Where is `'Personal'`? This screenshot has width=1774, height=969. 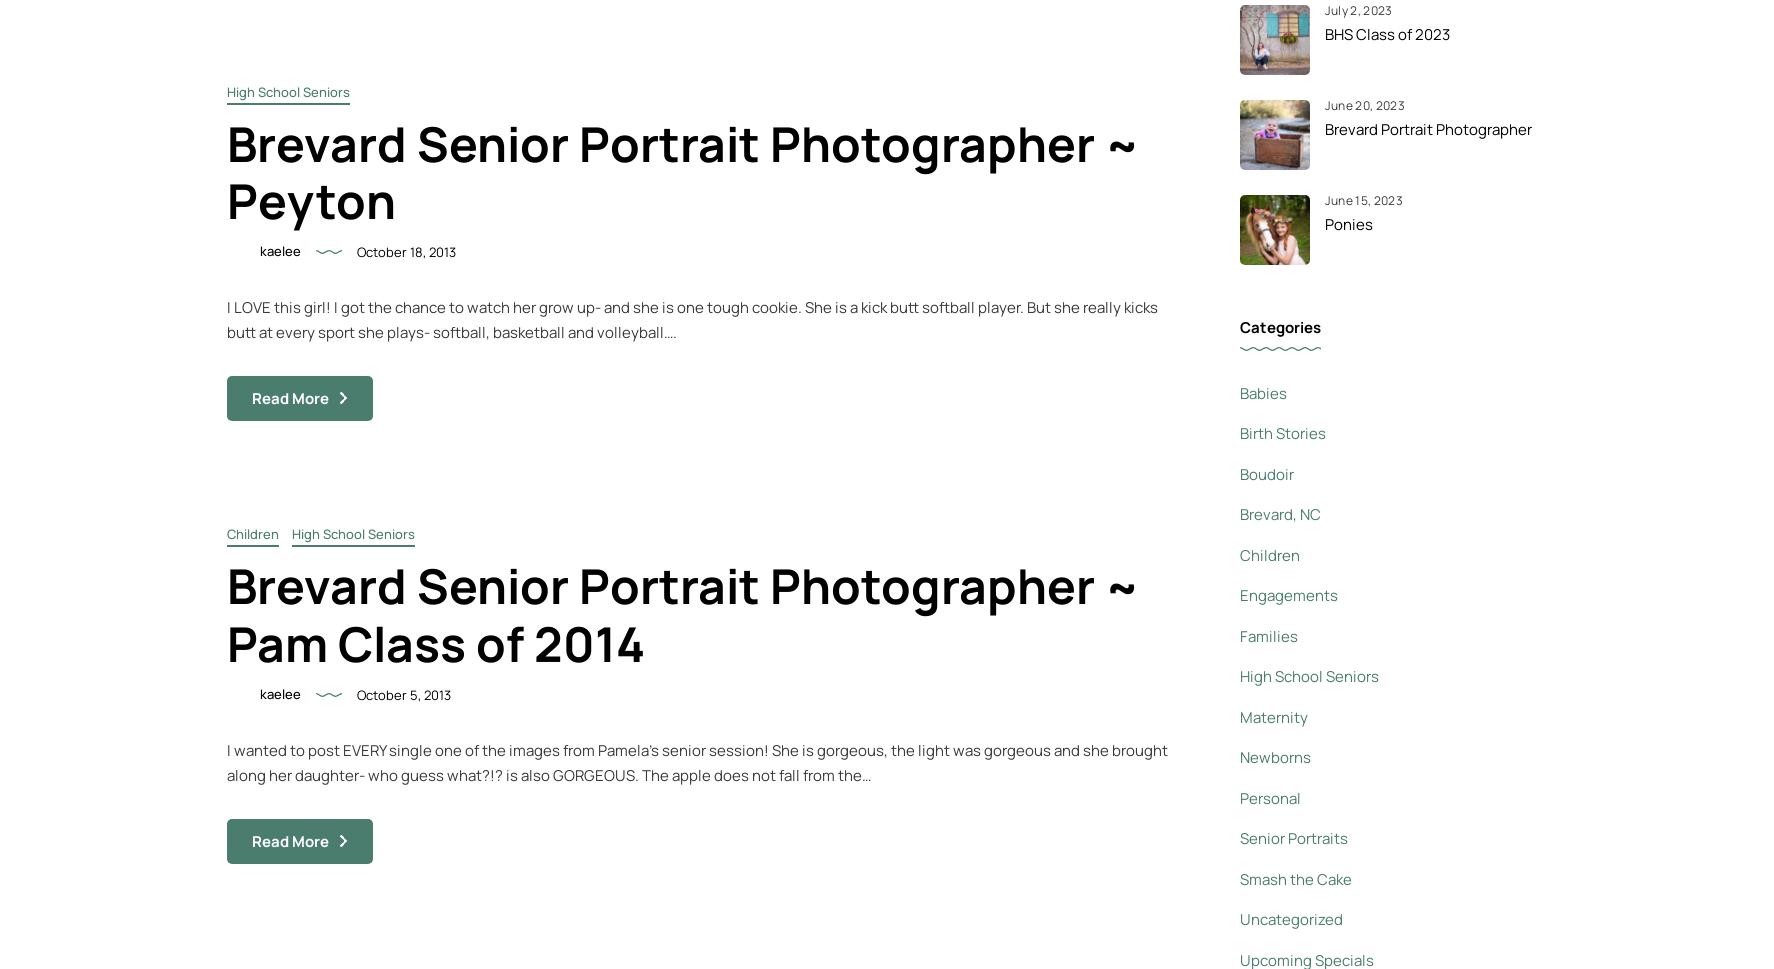 'Personal' is located at coordinates (1268, 797).